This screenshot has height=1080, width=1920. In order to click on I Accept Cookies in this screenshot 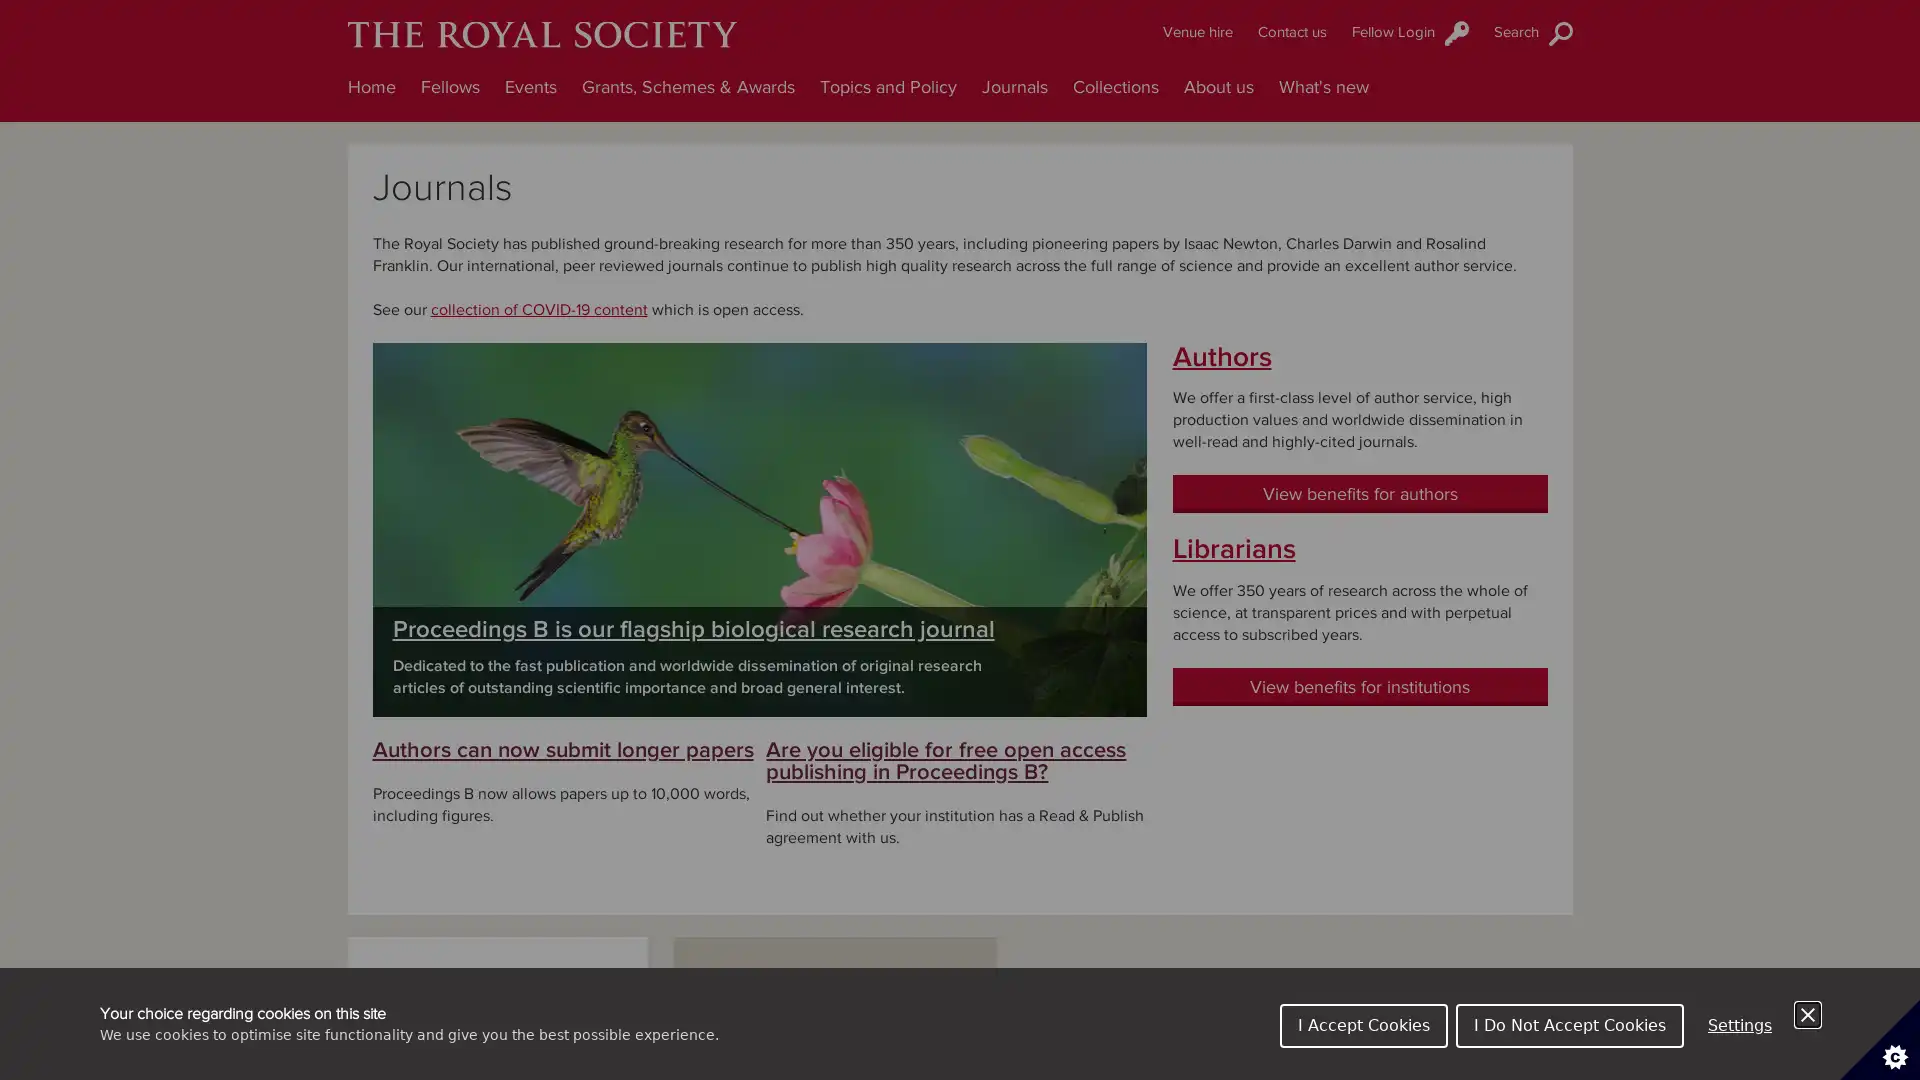, I will do `click(1362, 1026)`.